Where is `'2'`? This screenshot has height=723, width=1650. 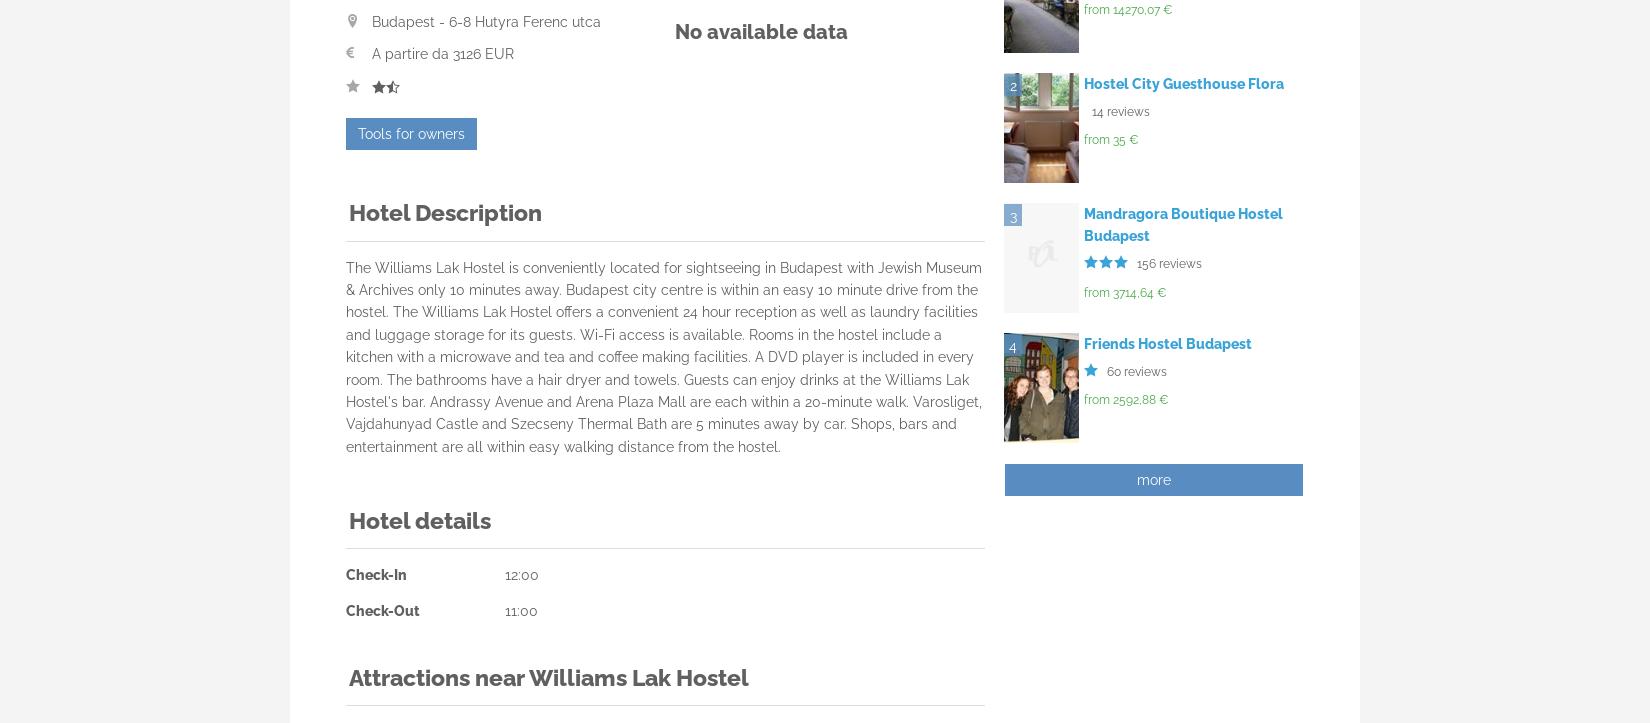
'2' is located at coordinates (1008, 84).